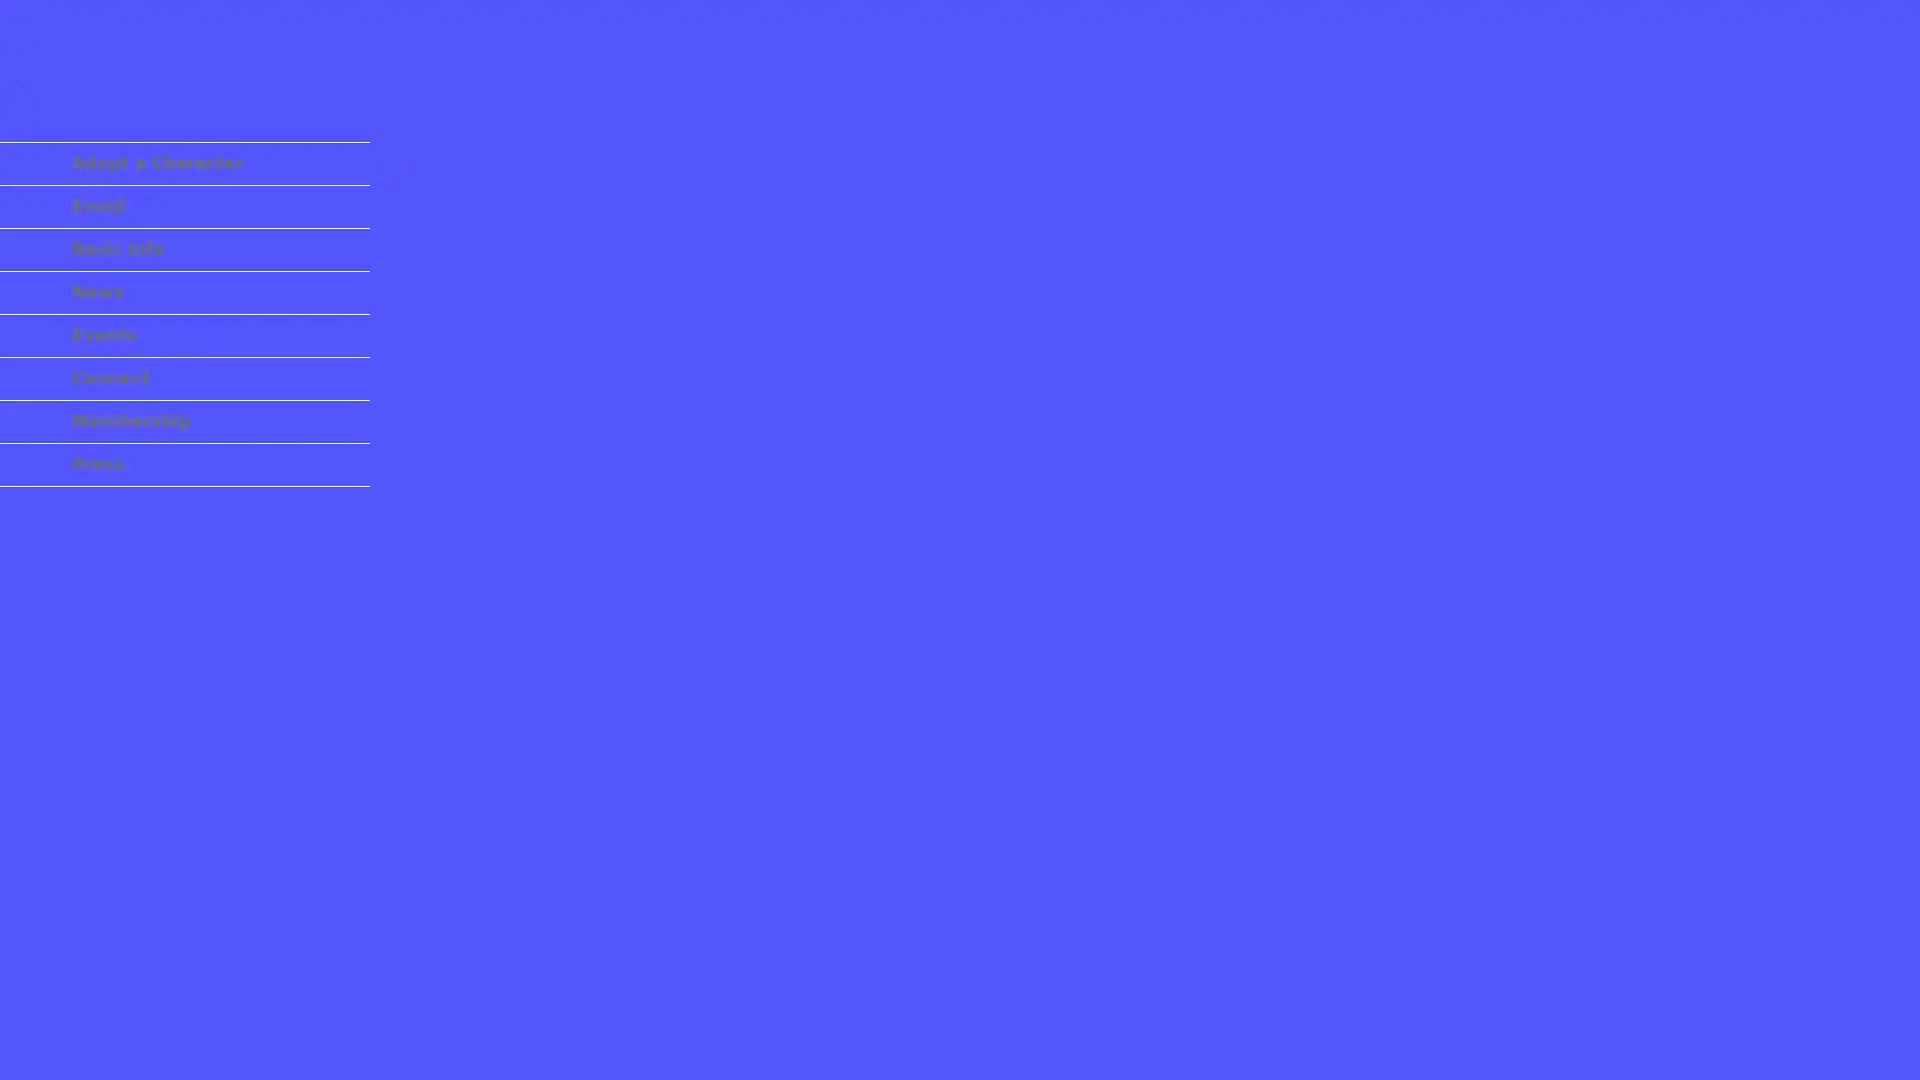 This screenshot has width=1920, height=1080. I want to click on U+2721, so click(1378, 226).